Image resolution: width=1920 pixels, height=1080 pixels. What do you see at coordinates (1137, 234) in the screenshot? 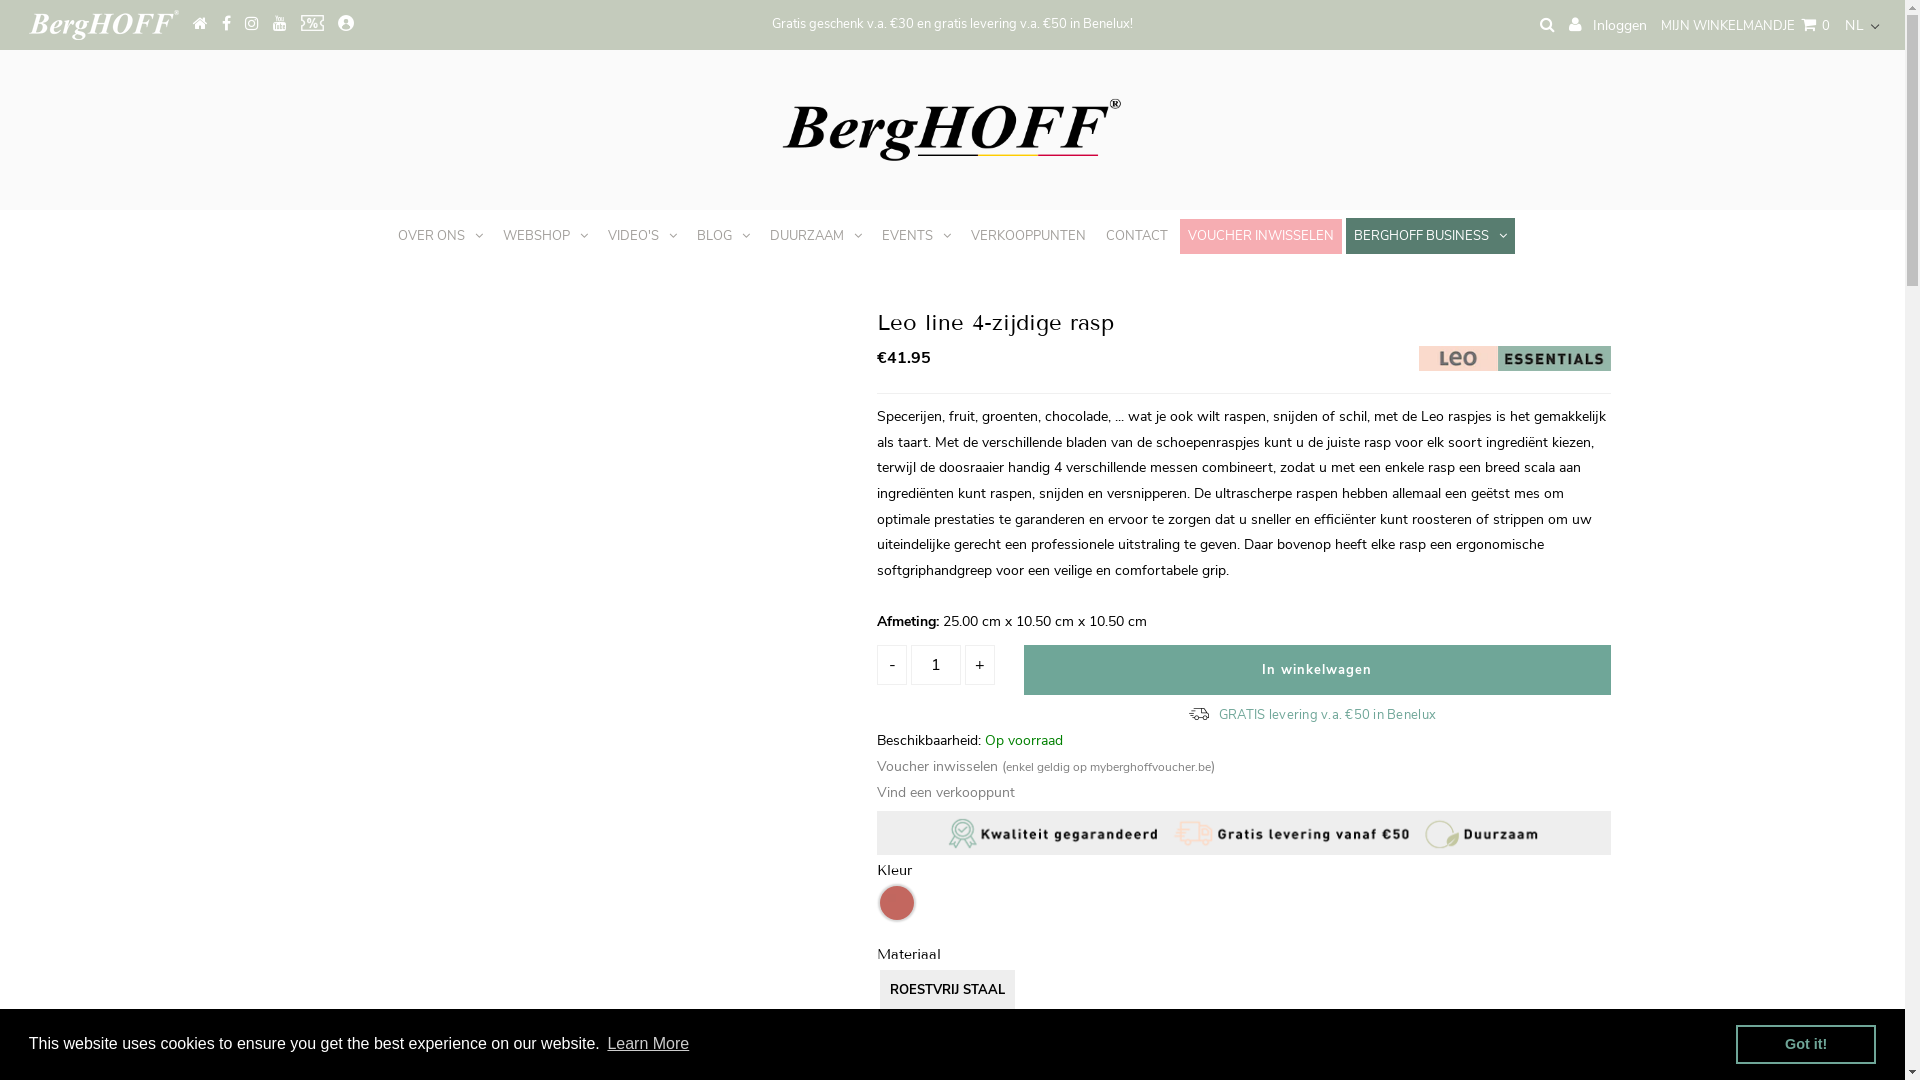
I see `'CONTACT'` at bounding box center [1137, 234].